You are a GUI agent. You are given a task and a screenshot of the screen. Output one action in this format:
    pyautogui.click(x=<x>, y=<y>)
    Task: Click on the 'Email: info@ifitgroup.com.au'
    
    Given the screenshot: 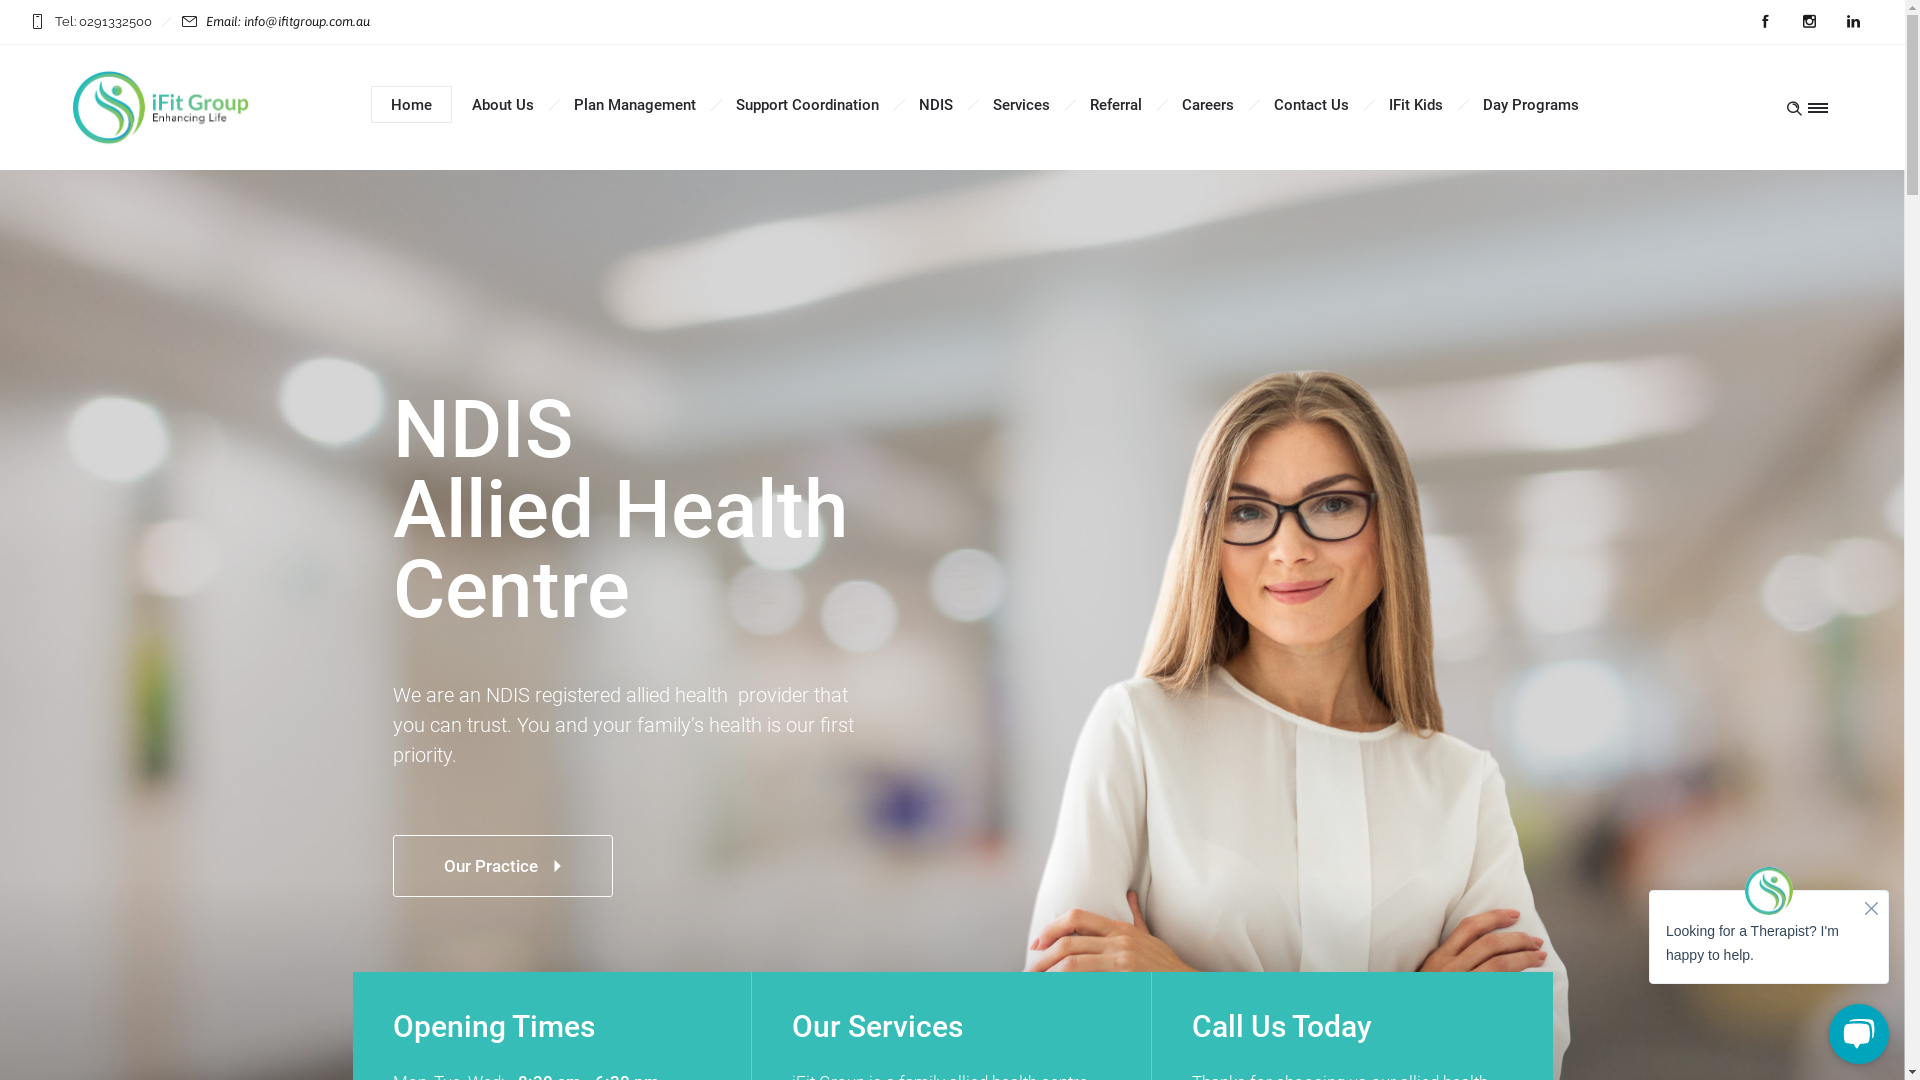 What is the action you would take?
    pyautogui.click(x=206, y=21)
    